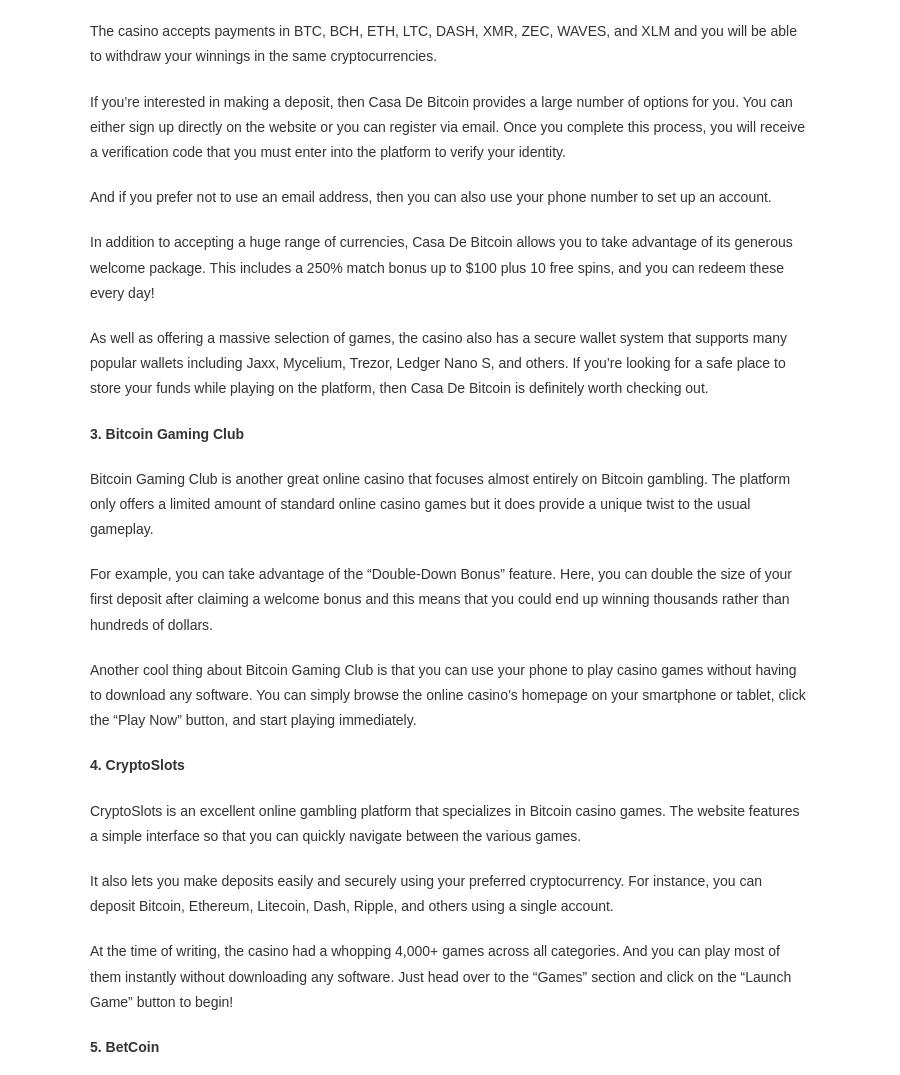 This screenshot has height=1075, width=900. What do you see at coordinates (89, 597) in the screenshot?
I see `'For example, you can take advantage of the “Double-Down Bonus” feature. Here, you can double the size of your first deposit after claiming a welcome bonus and this means that you could end up winning thousands rather than hundreds of dollars.'` at bounding box center [89, 597].